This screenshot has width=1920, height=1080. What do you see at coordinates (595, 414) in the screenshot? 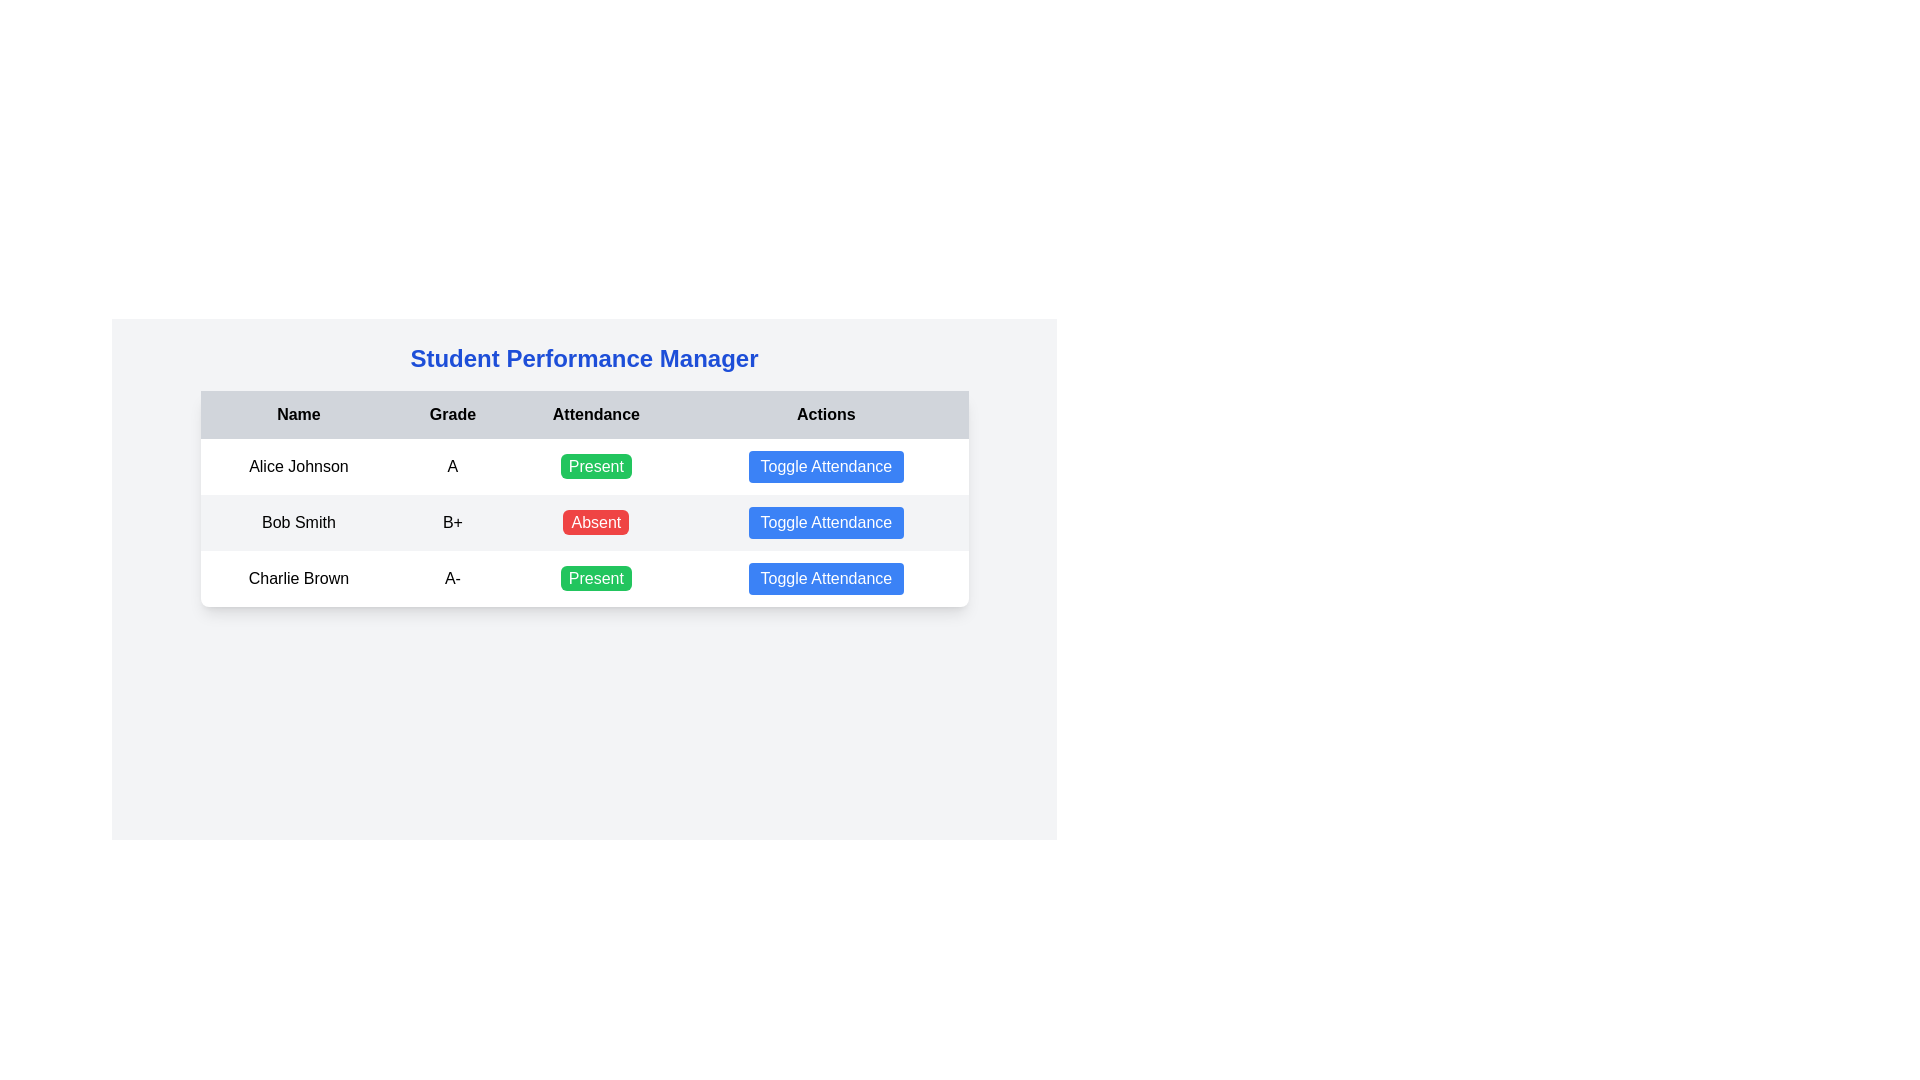
I see `the non-interactive header label that describes the attendance status in the third column of the table` at bounding box center [595, 414].